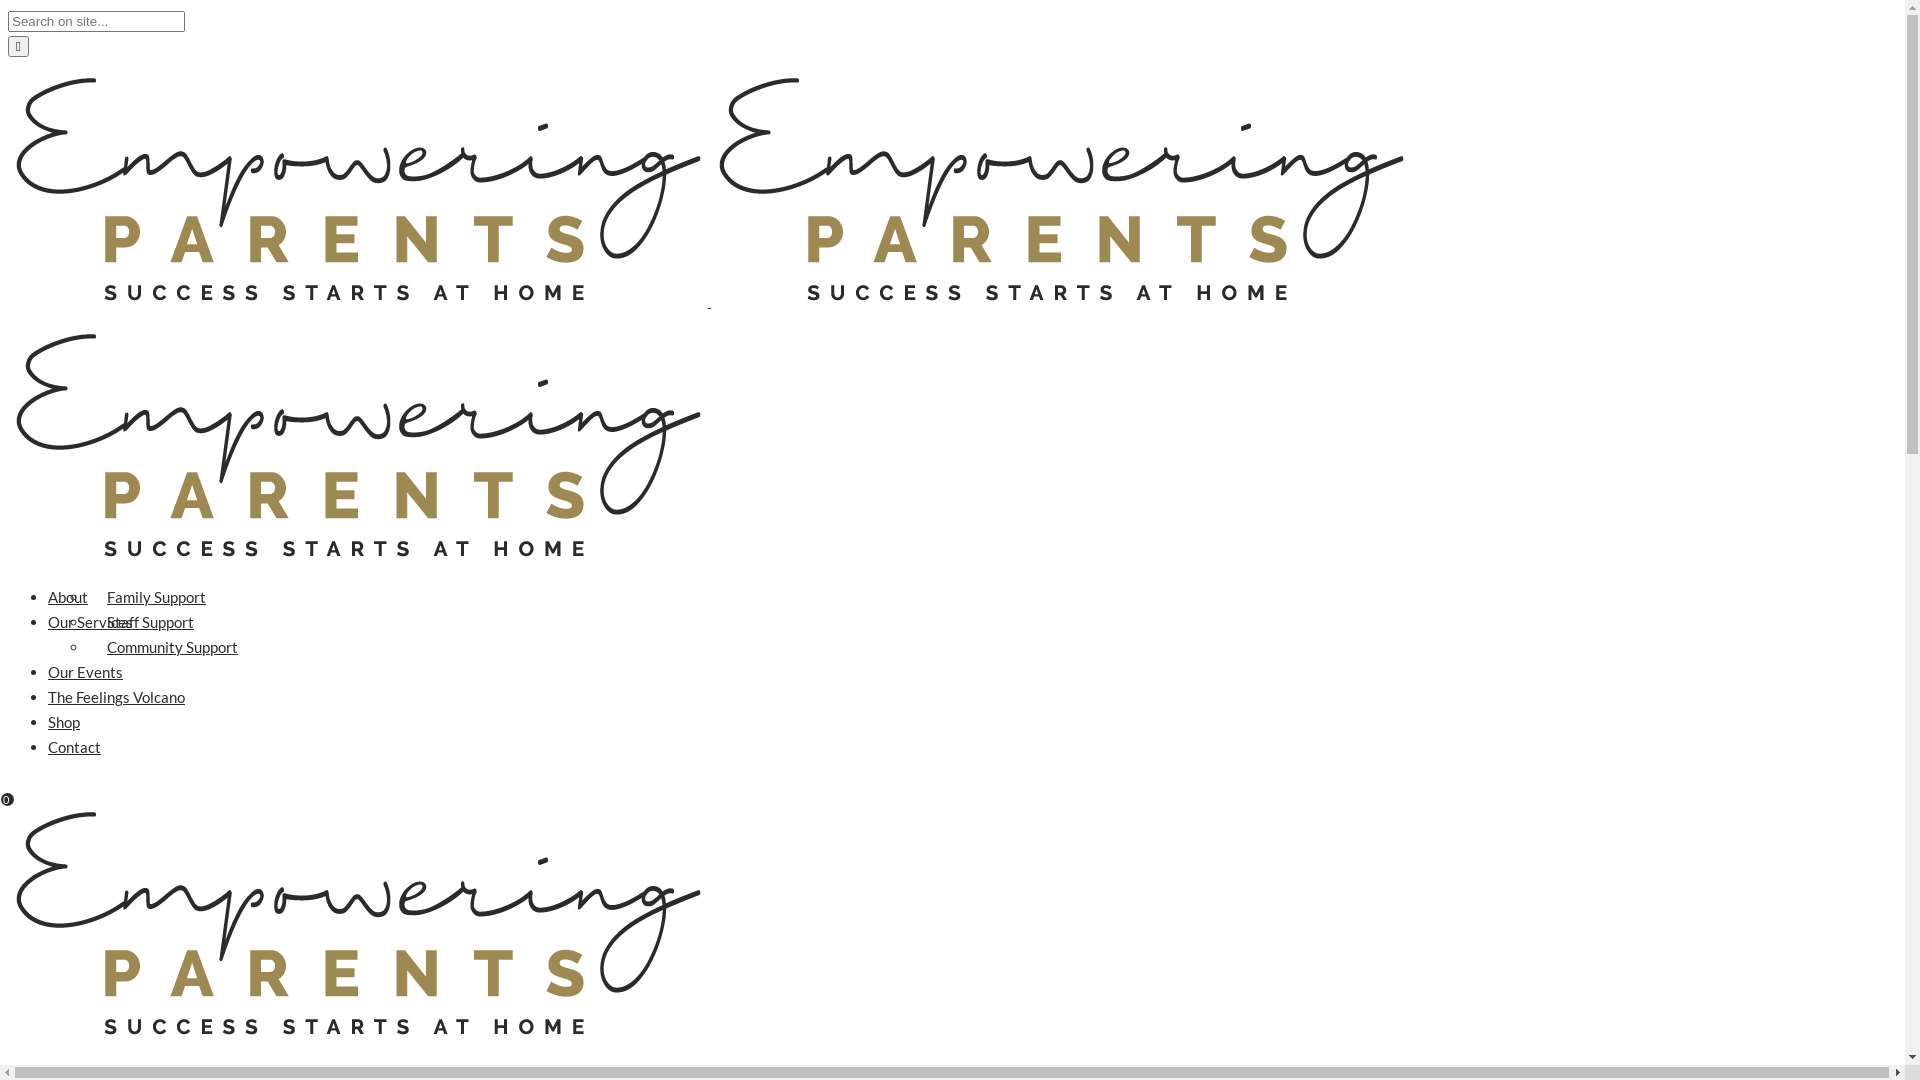  Describe the element at coordinates (74, 747) in the screenshot. I see `'Contact'` at that location.